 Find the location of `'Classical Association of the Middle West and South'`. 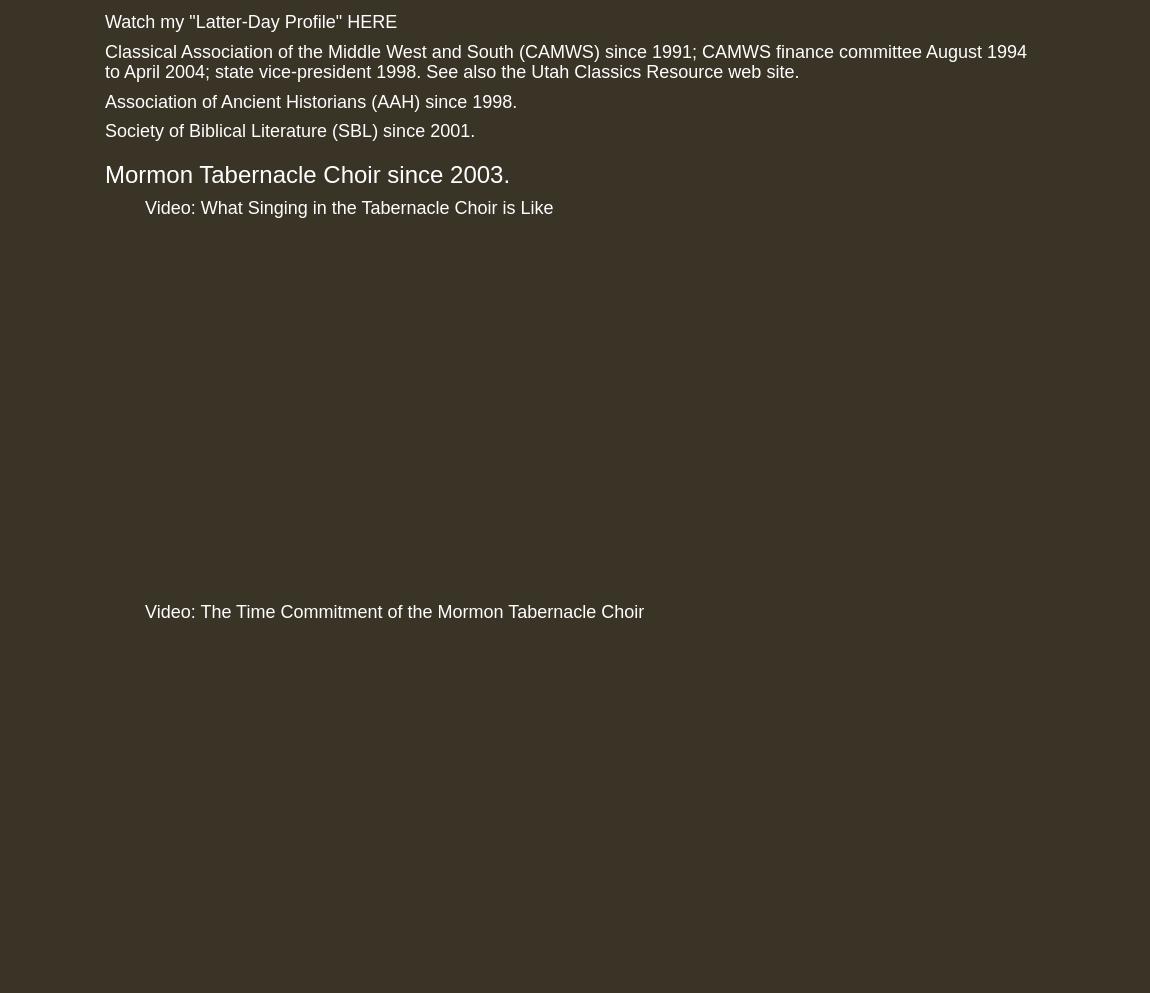

'Classical Association of the Middle West and South' is located at coordinates (309, 52).